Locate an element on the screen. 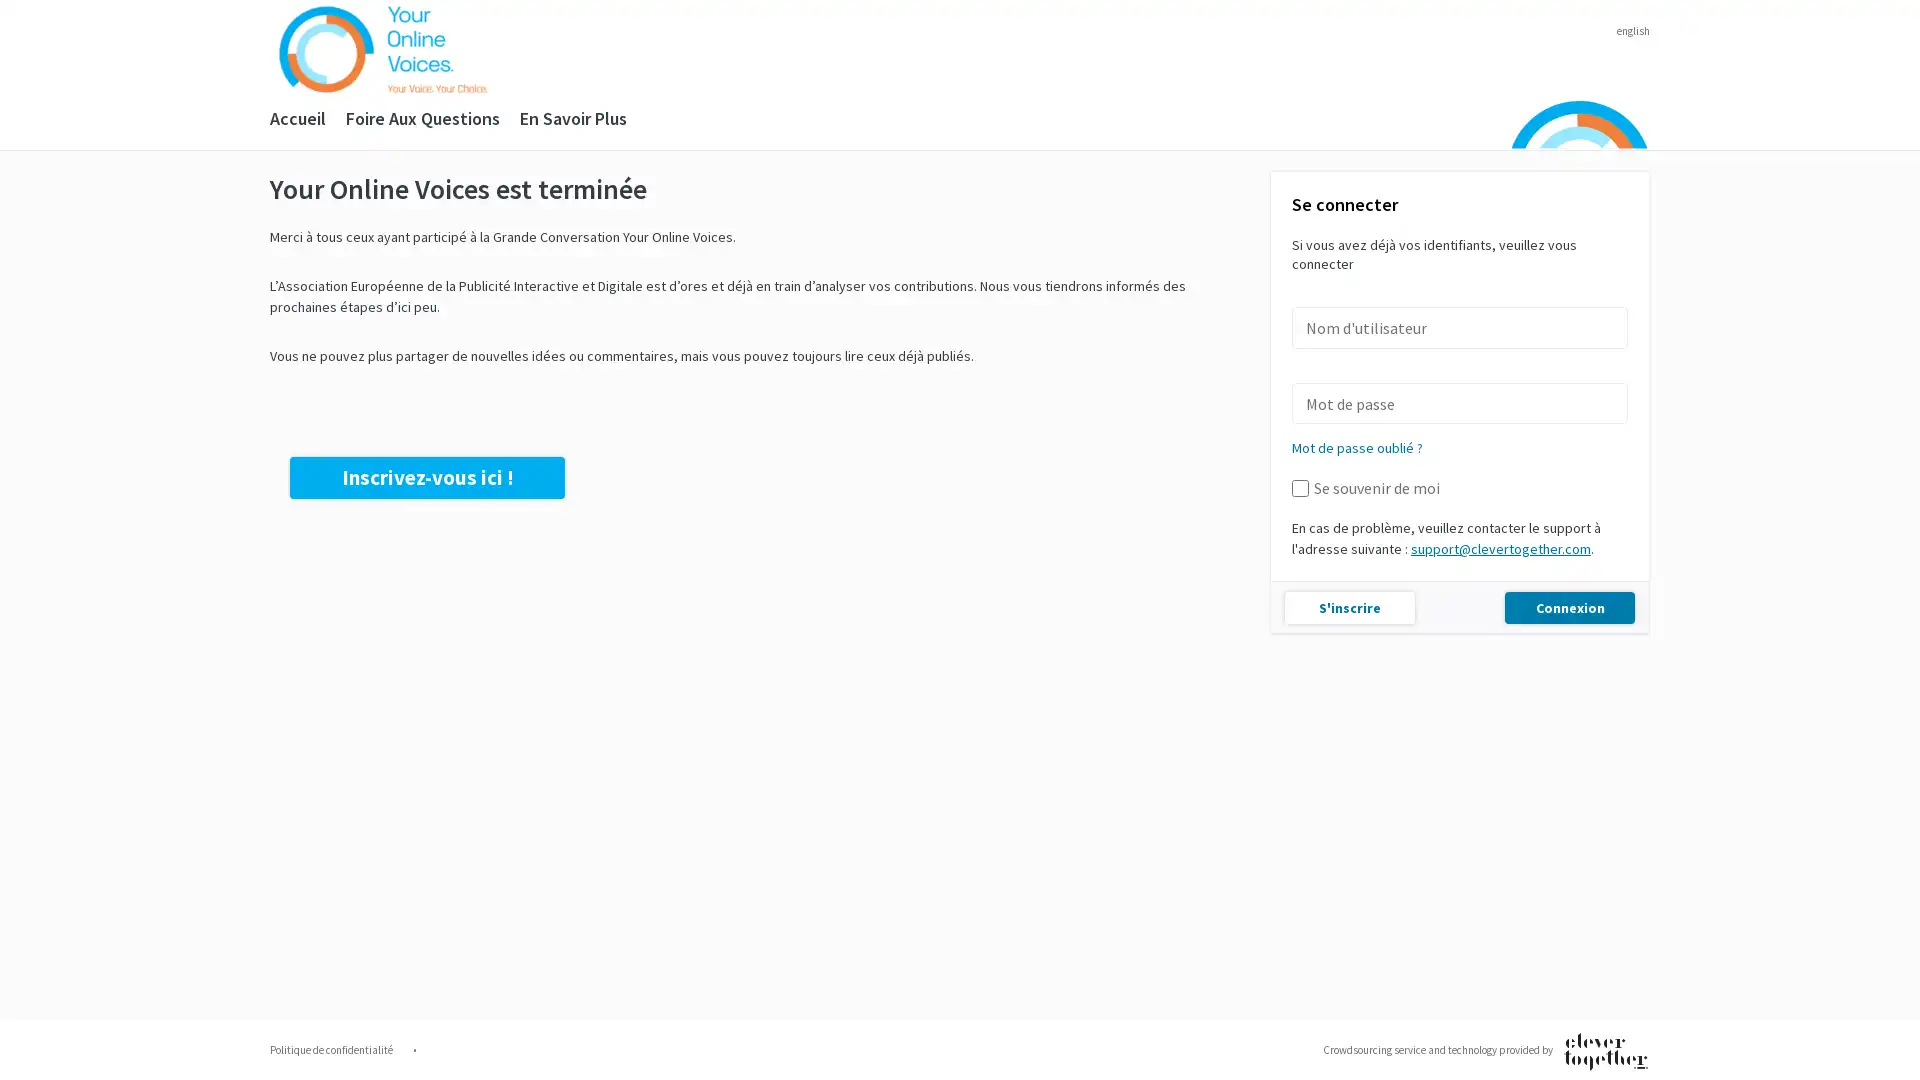 The width and height of the screenshot is (1920, 1080). Connexion is located at coordinates (1568, 605).